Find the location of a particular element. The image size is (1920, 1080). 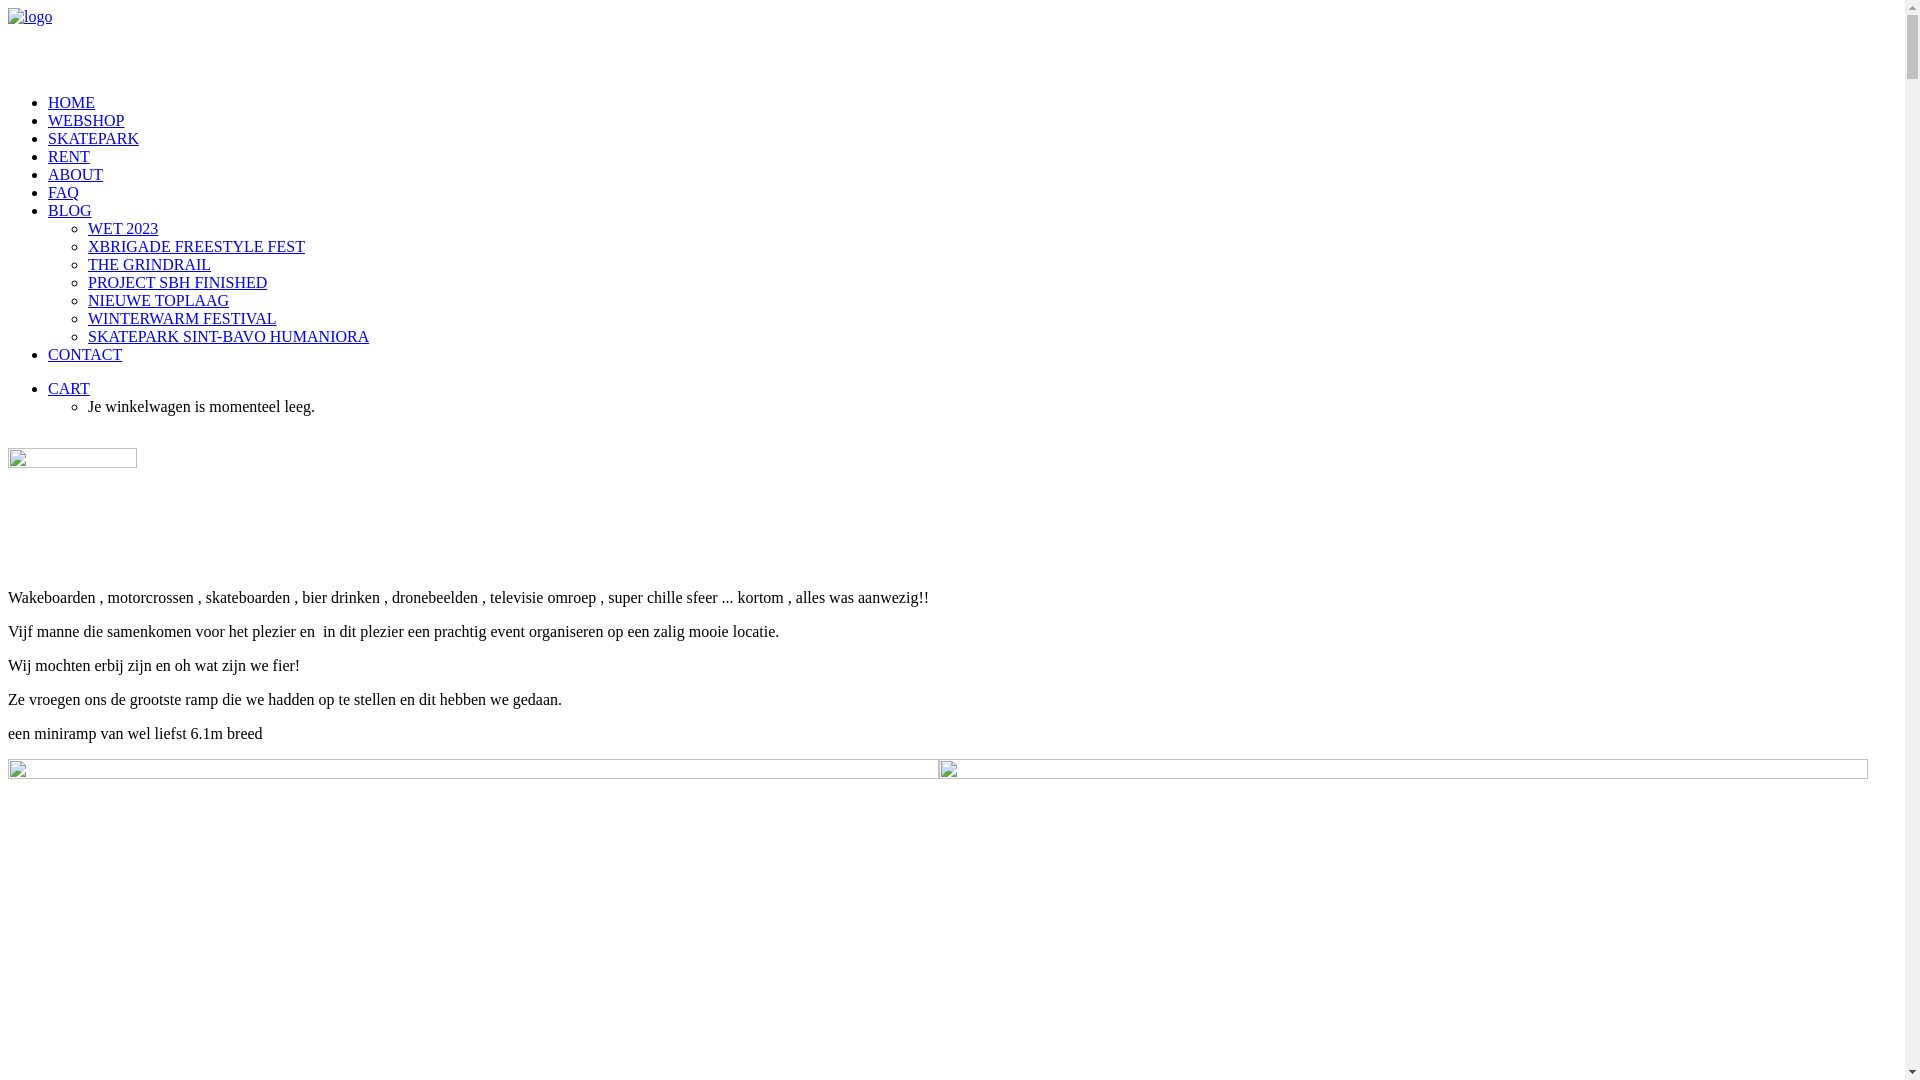

'WET 2023' is located at coordinates (992, 227).